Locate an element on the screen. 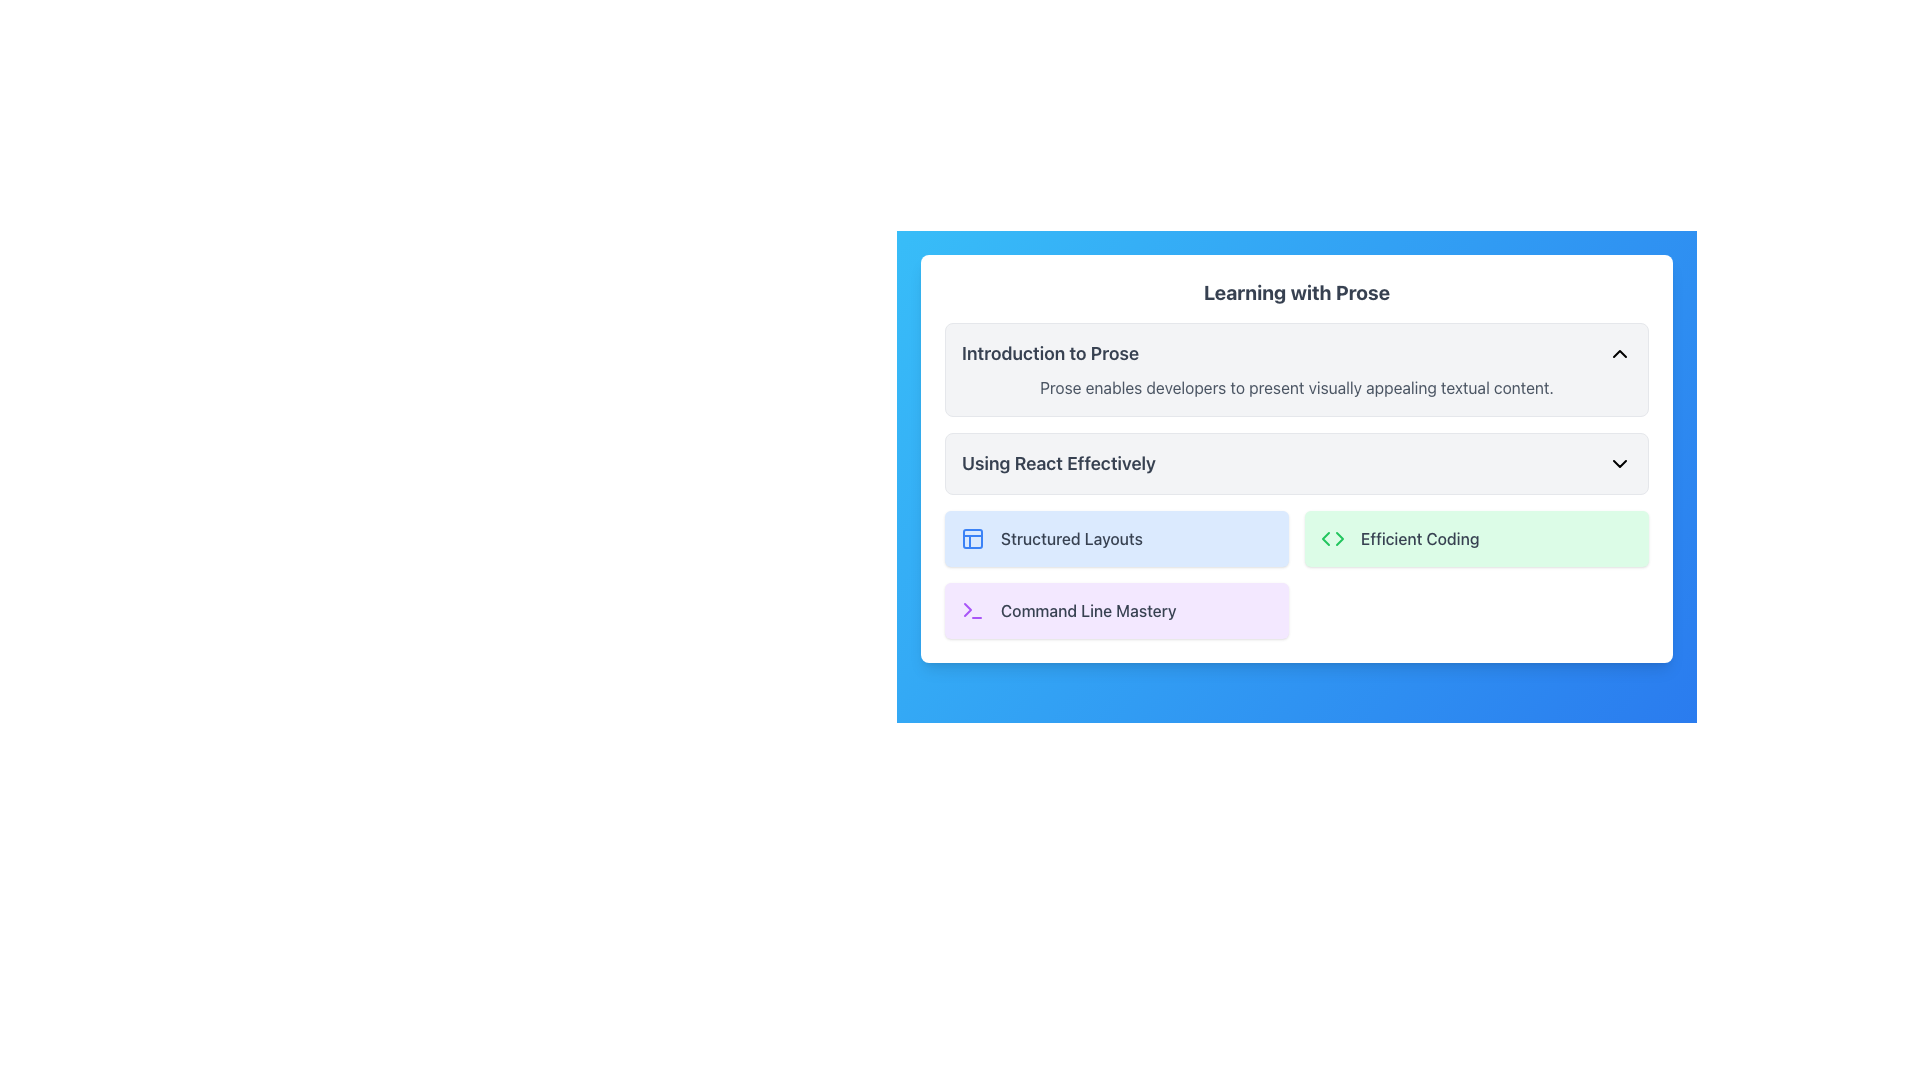 This screenshot has height=1080, width=1920. bold heading labeled 'Introduction to Prose' located near the top-left side of the interface under 'Learning with Prose' is located at coordinates (1049, 353).